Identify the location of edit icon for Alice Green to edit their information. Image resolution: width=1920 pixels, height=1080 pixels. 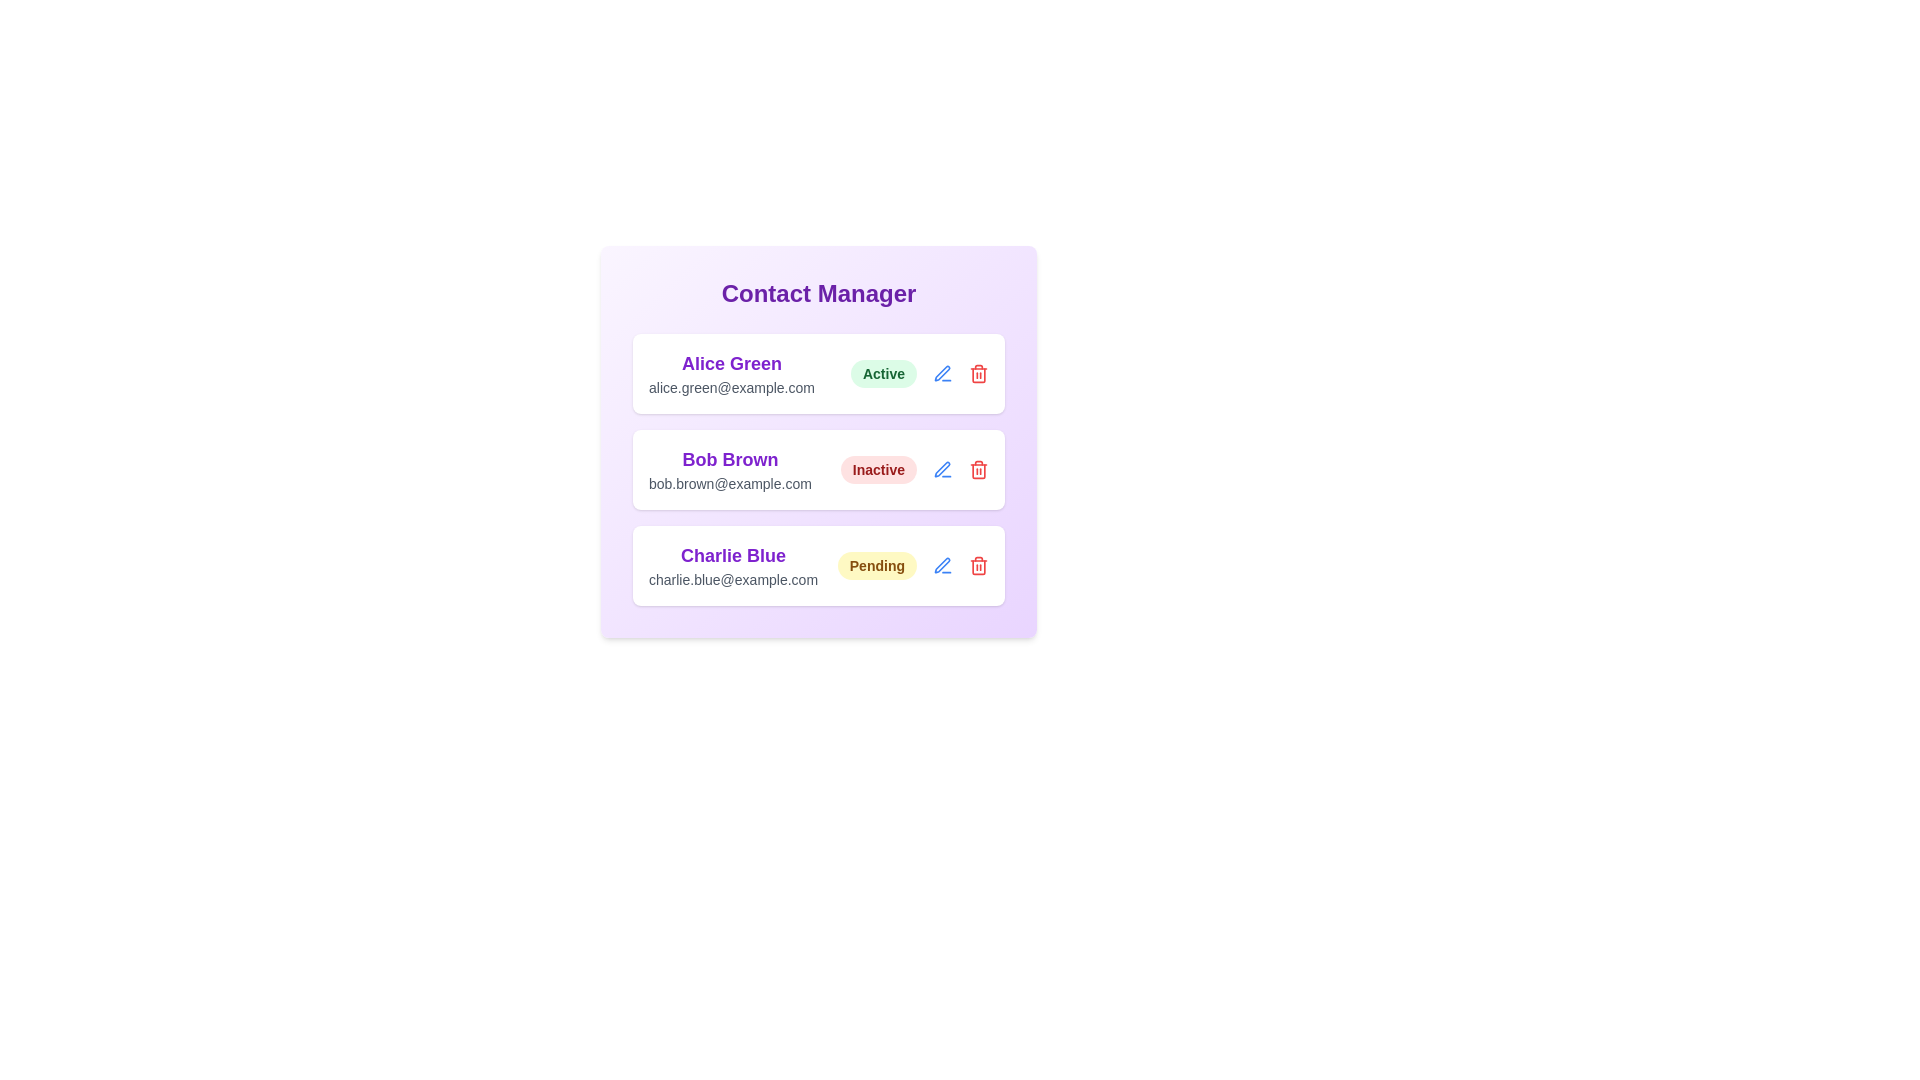
(941, 374).